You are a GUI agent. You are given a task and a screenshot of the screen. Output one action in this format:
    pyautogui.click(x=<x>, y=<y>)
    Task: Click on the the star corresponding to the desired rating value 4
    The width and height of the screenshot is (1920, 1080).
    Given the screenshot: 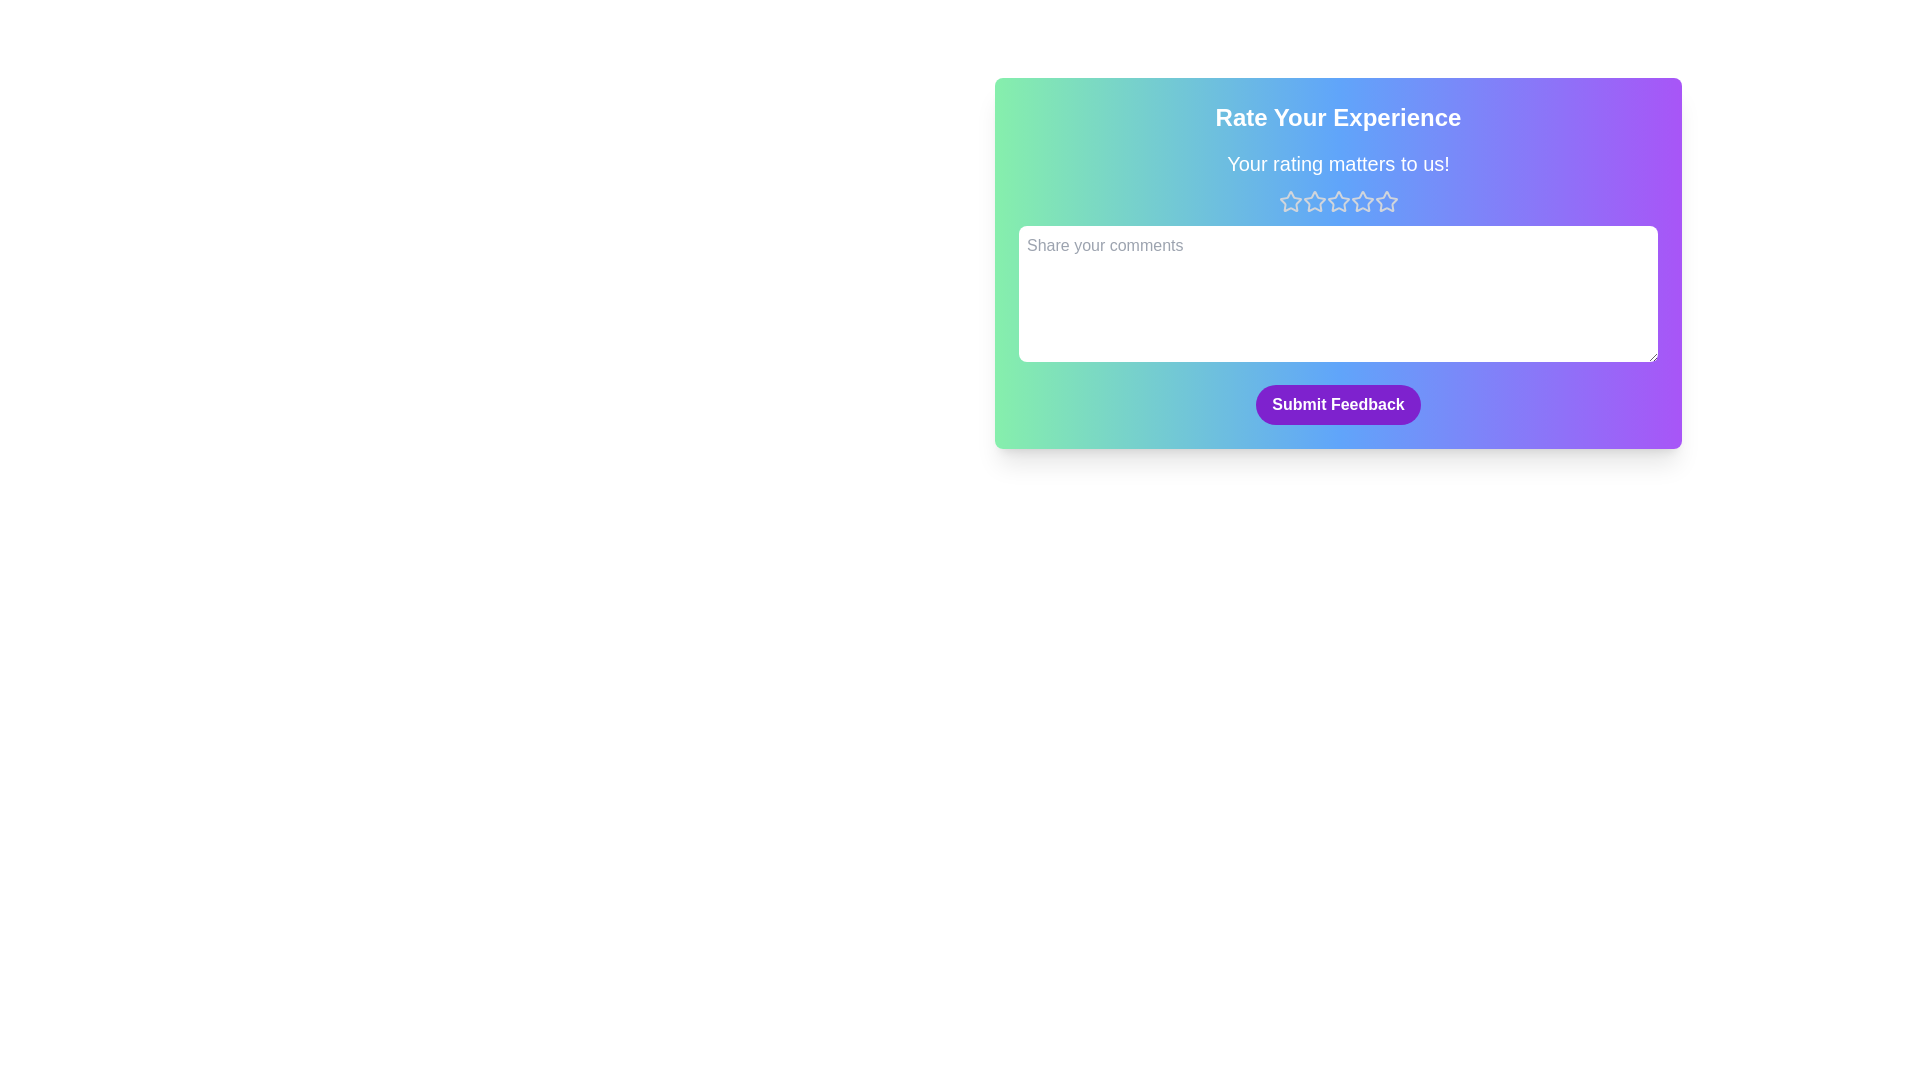 What is the action you would take?
    pyautogui.click(x=1361, y=201)
    